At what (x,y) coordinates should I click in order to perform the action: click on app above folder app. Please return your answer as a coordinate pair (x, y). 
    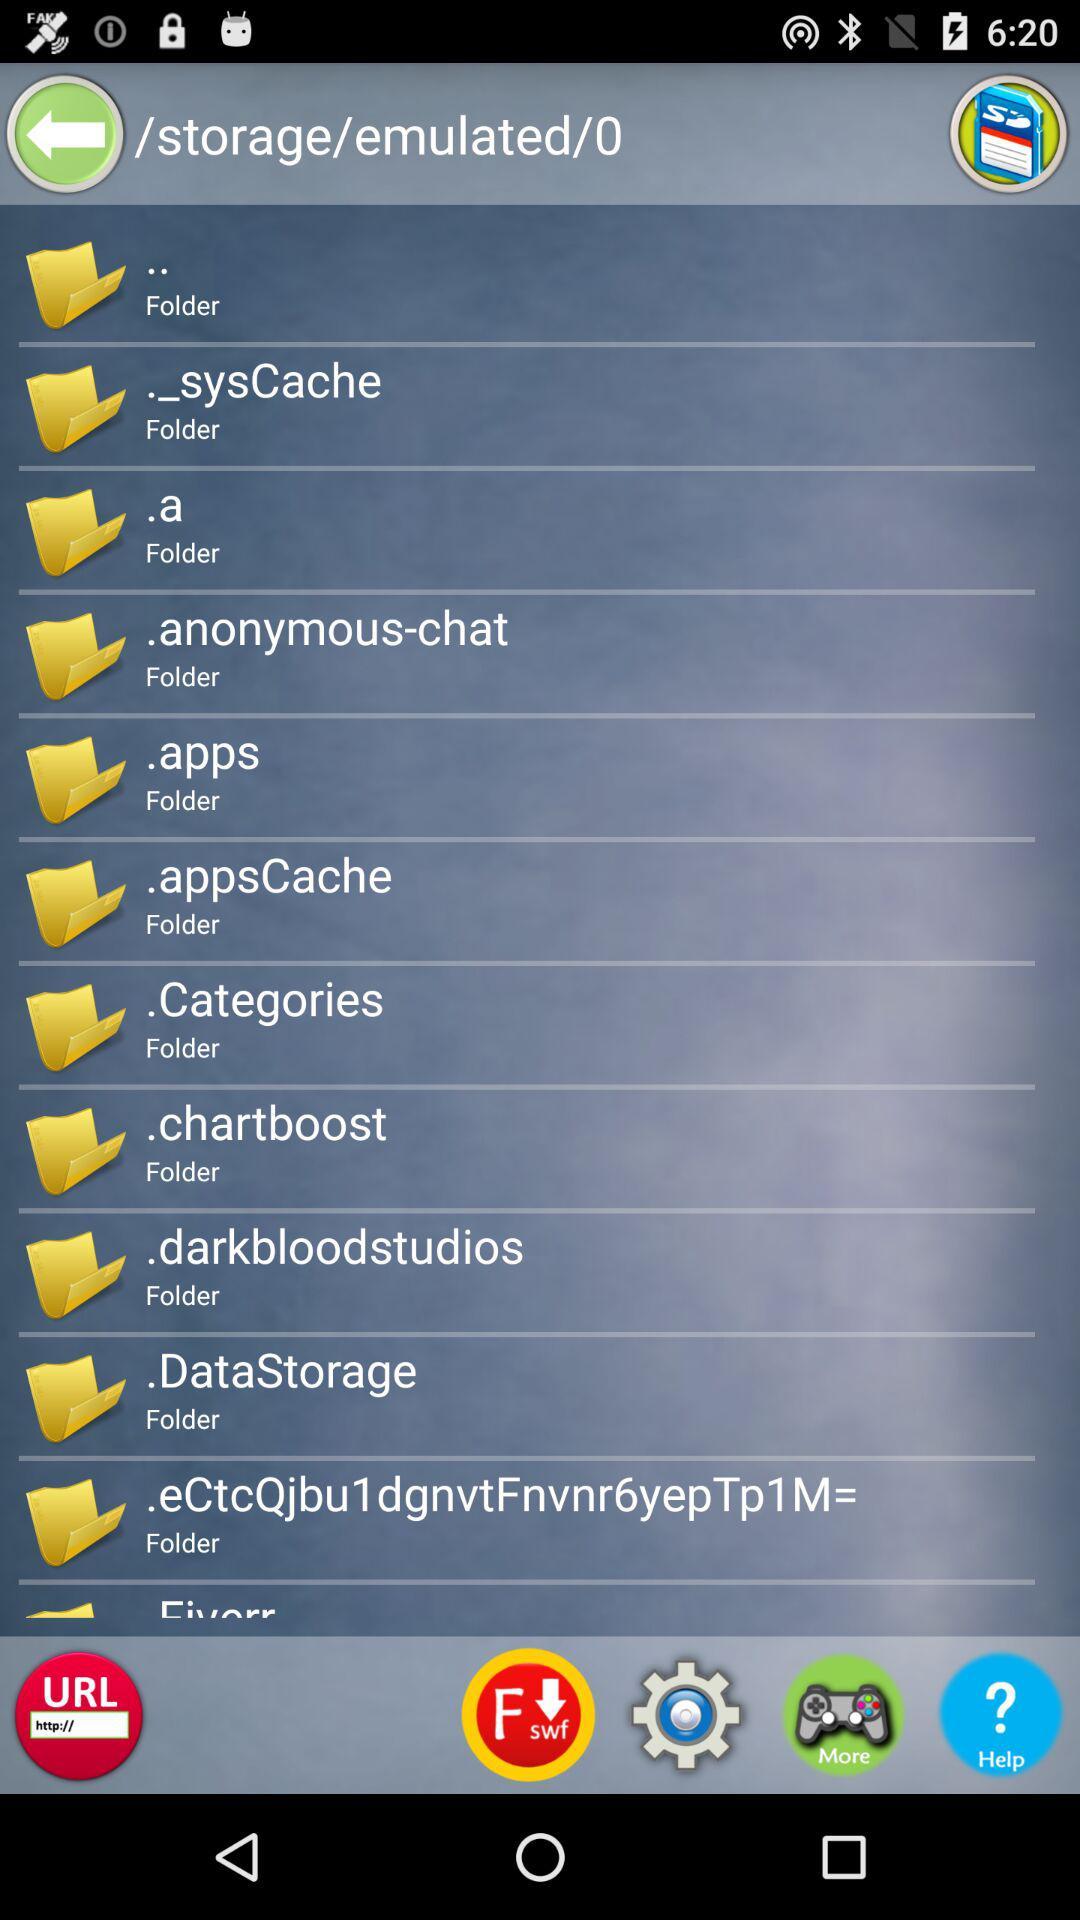
    Looking at the image, I should click on (262, 379).